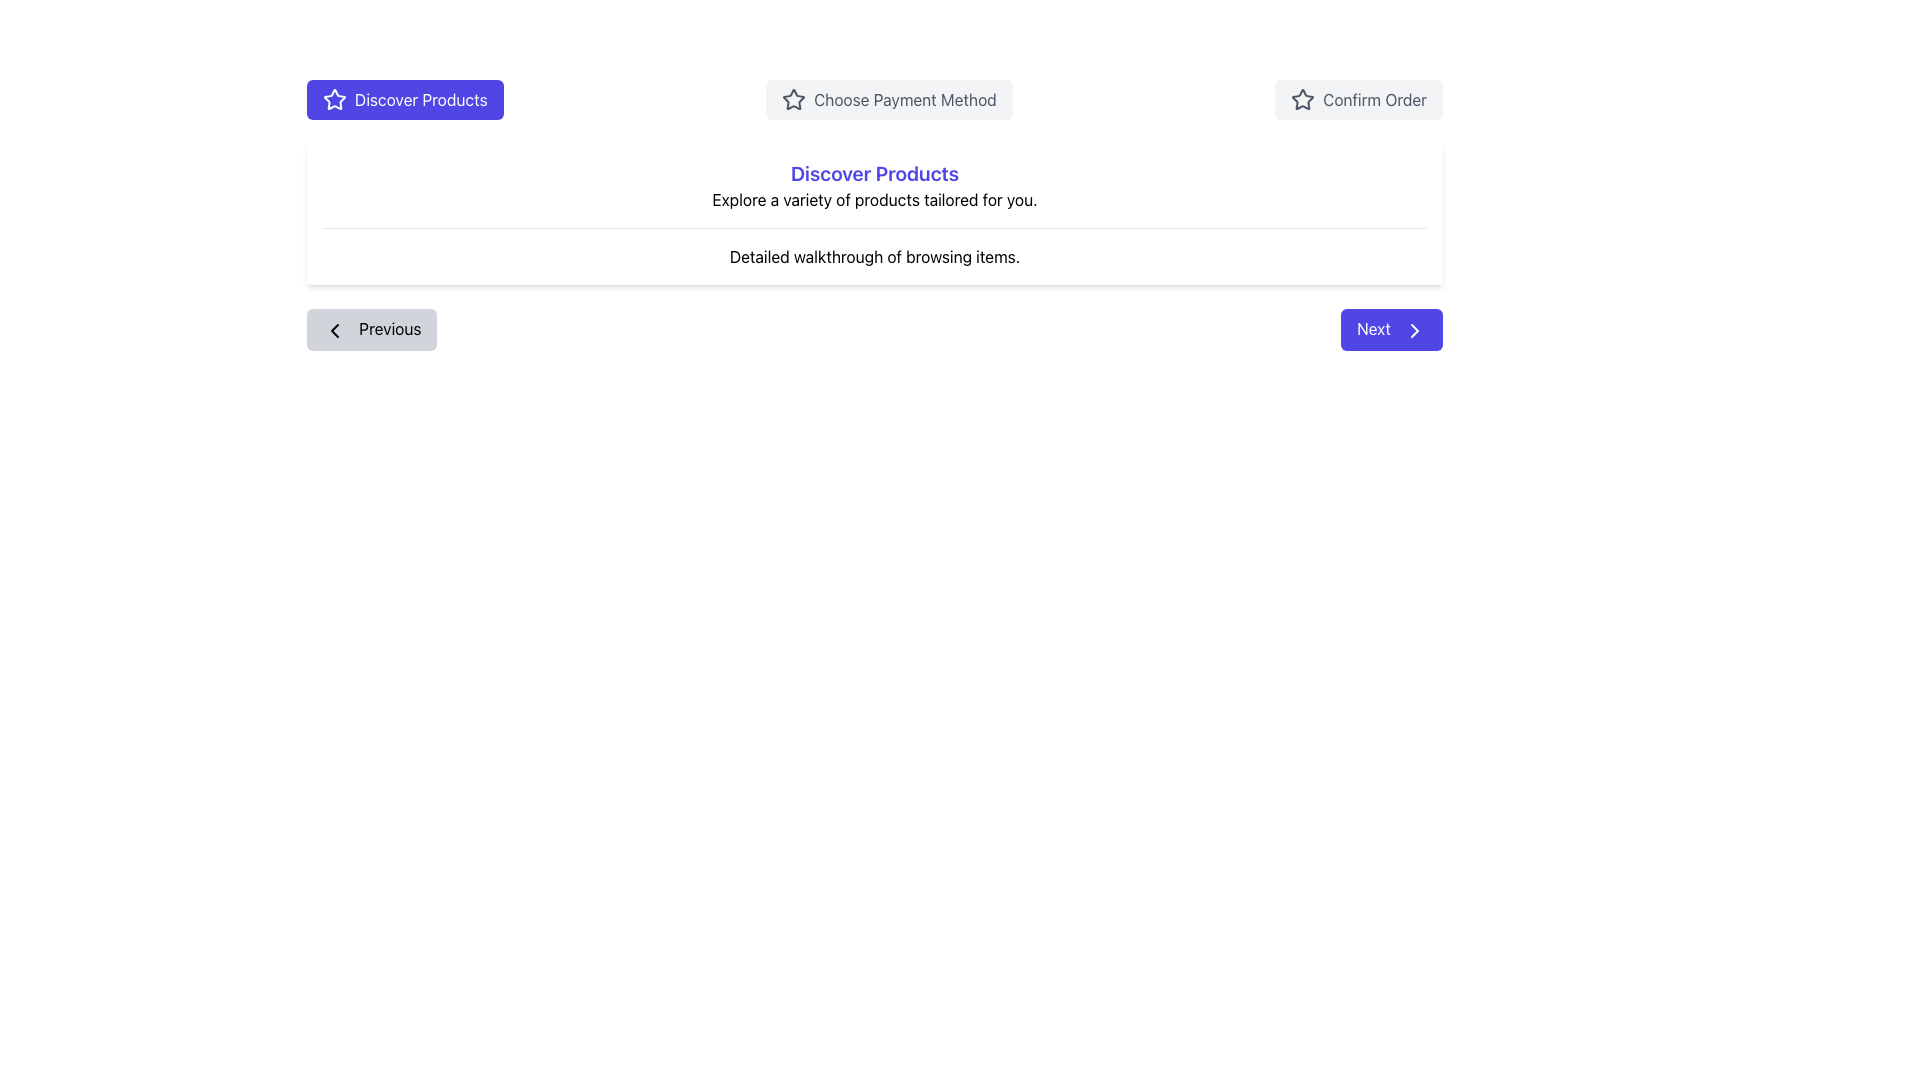  What do you see at coordinates (420, 100) in the screenshot?
I see `text label within the button labeled 'Discover Products' located in the upper-left side of the display` at bounding box center [420, 100].